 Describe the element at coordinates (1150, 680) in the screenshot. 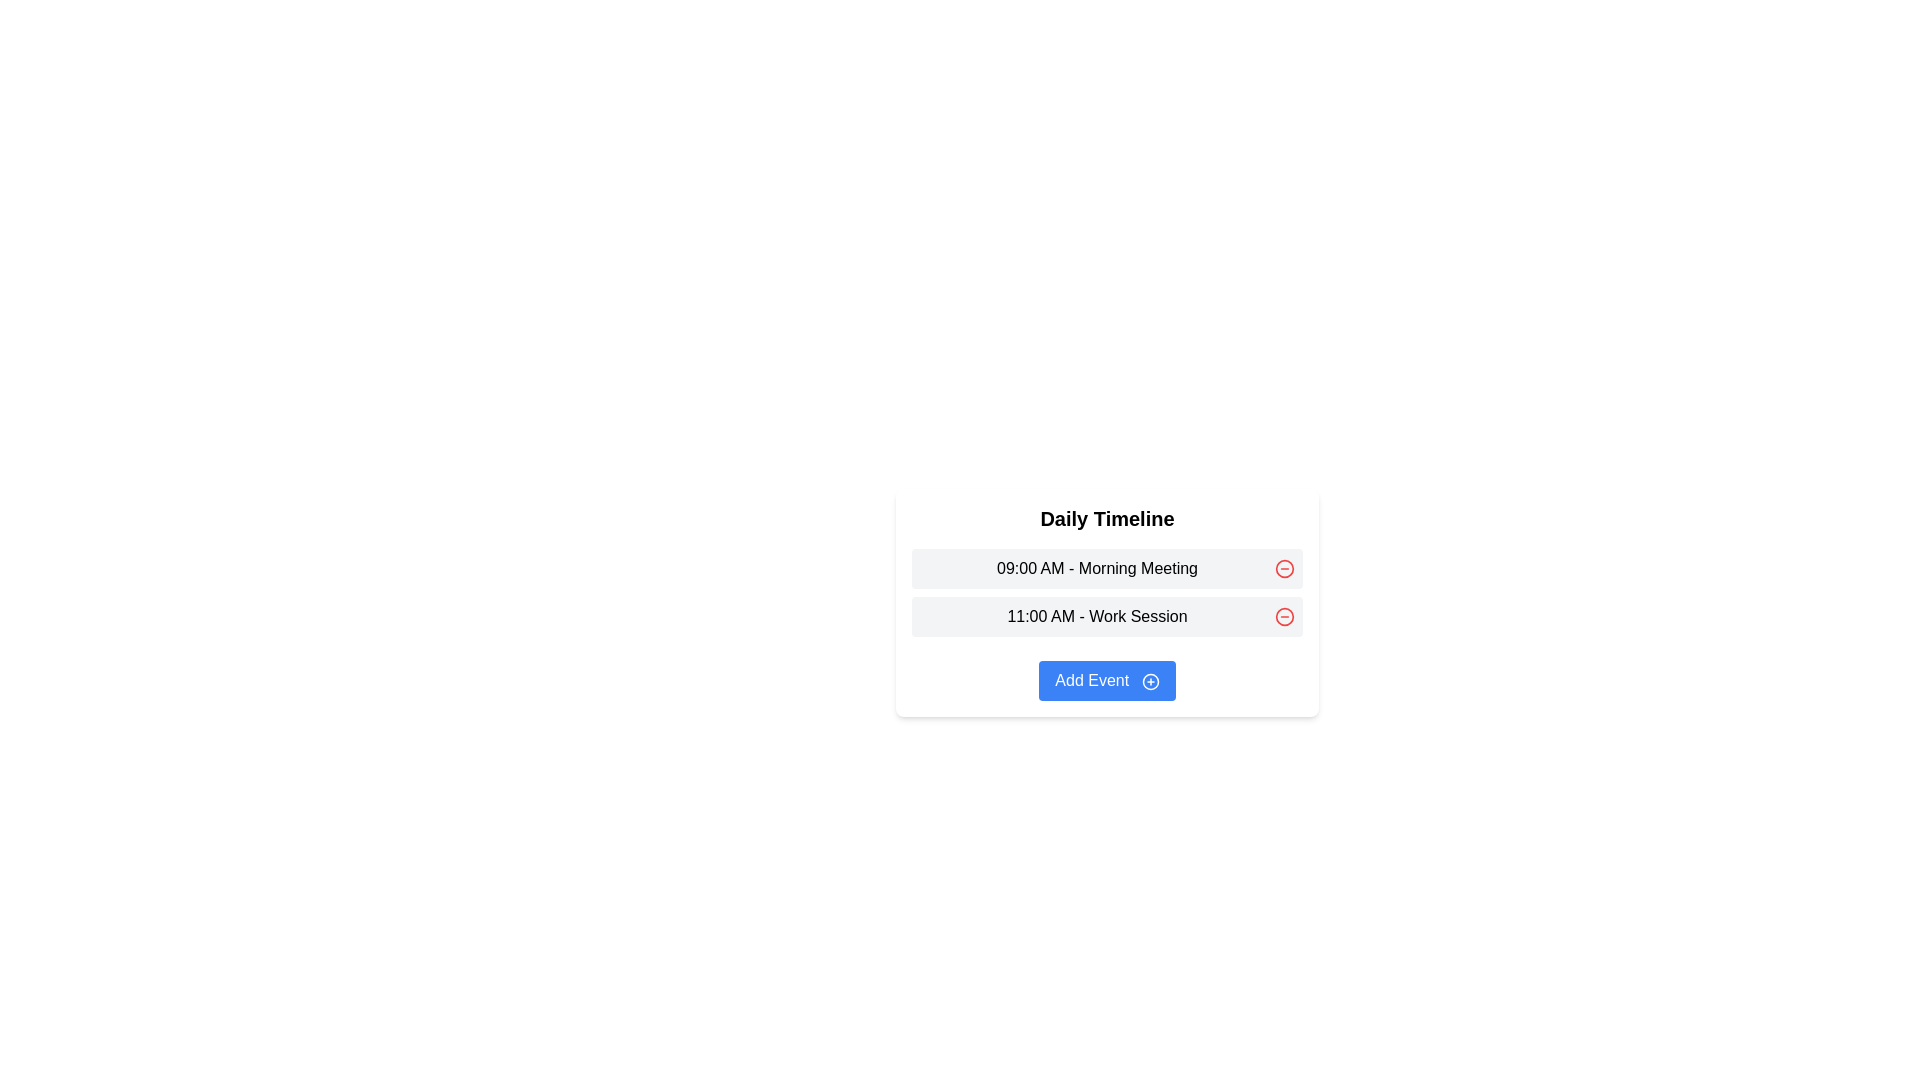

I see `the visual meaning of the icon located to the right of the 'Add Event' button, which indicates the action of adding an event` at that location.